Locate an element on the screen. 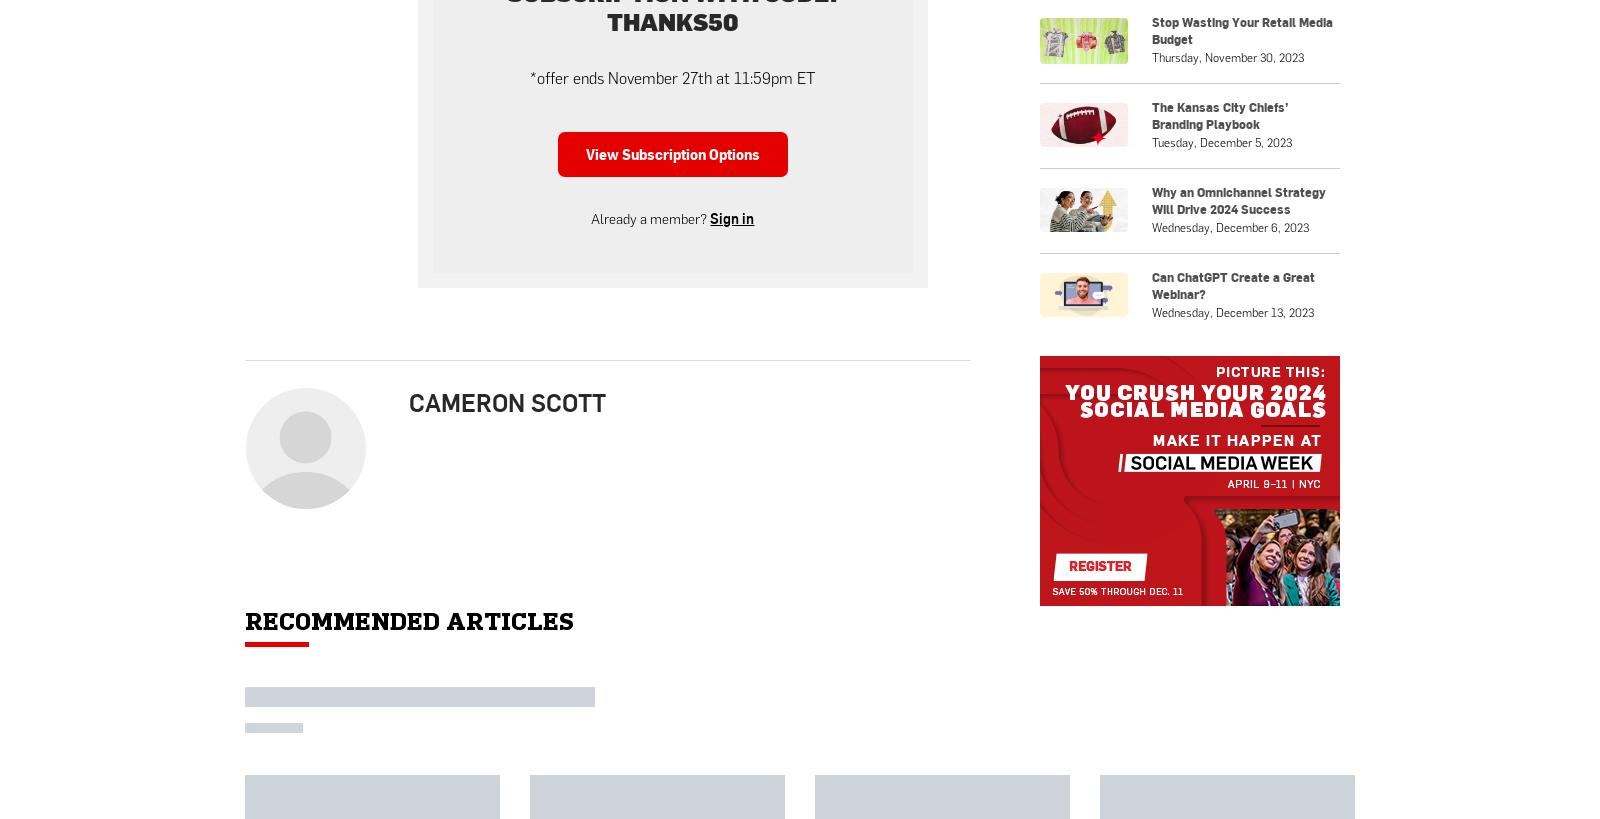 This screenshot has width=1600, height=819. 'The Kansas City Chiefs’ Branding Playbook' is located at coordinates (1151, 393).